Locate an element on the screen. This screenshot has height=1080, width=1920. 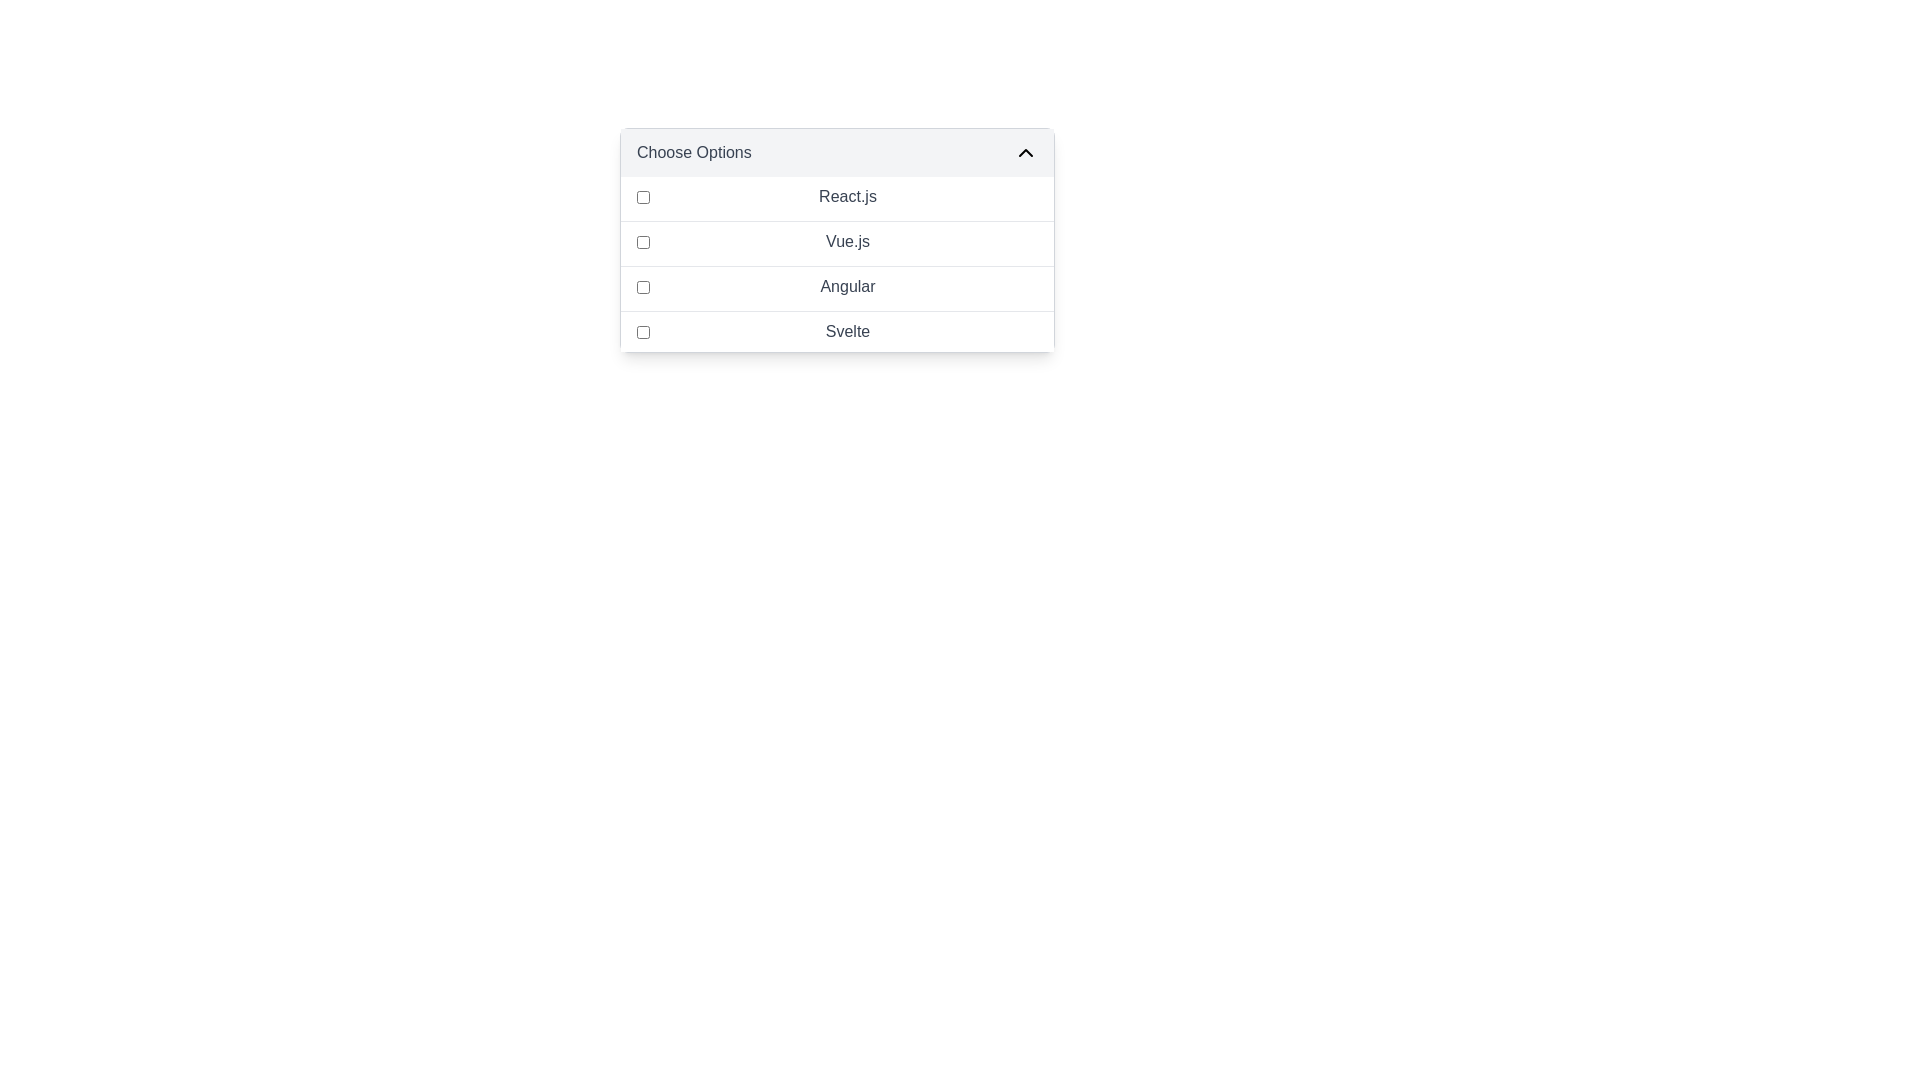
the text label located in the last row of a dropdown list, immediately to the right of a checkbox is located at coordinates (848, 330).